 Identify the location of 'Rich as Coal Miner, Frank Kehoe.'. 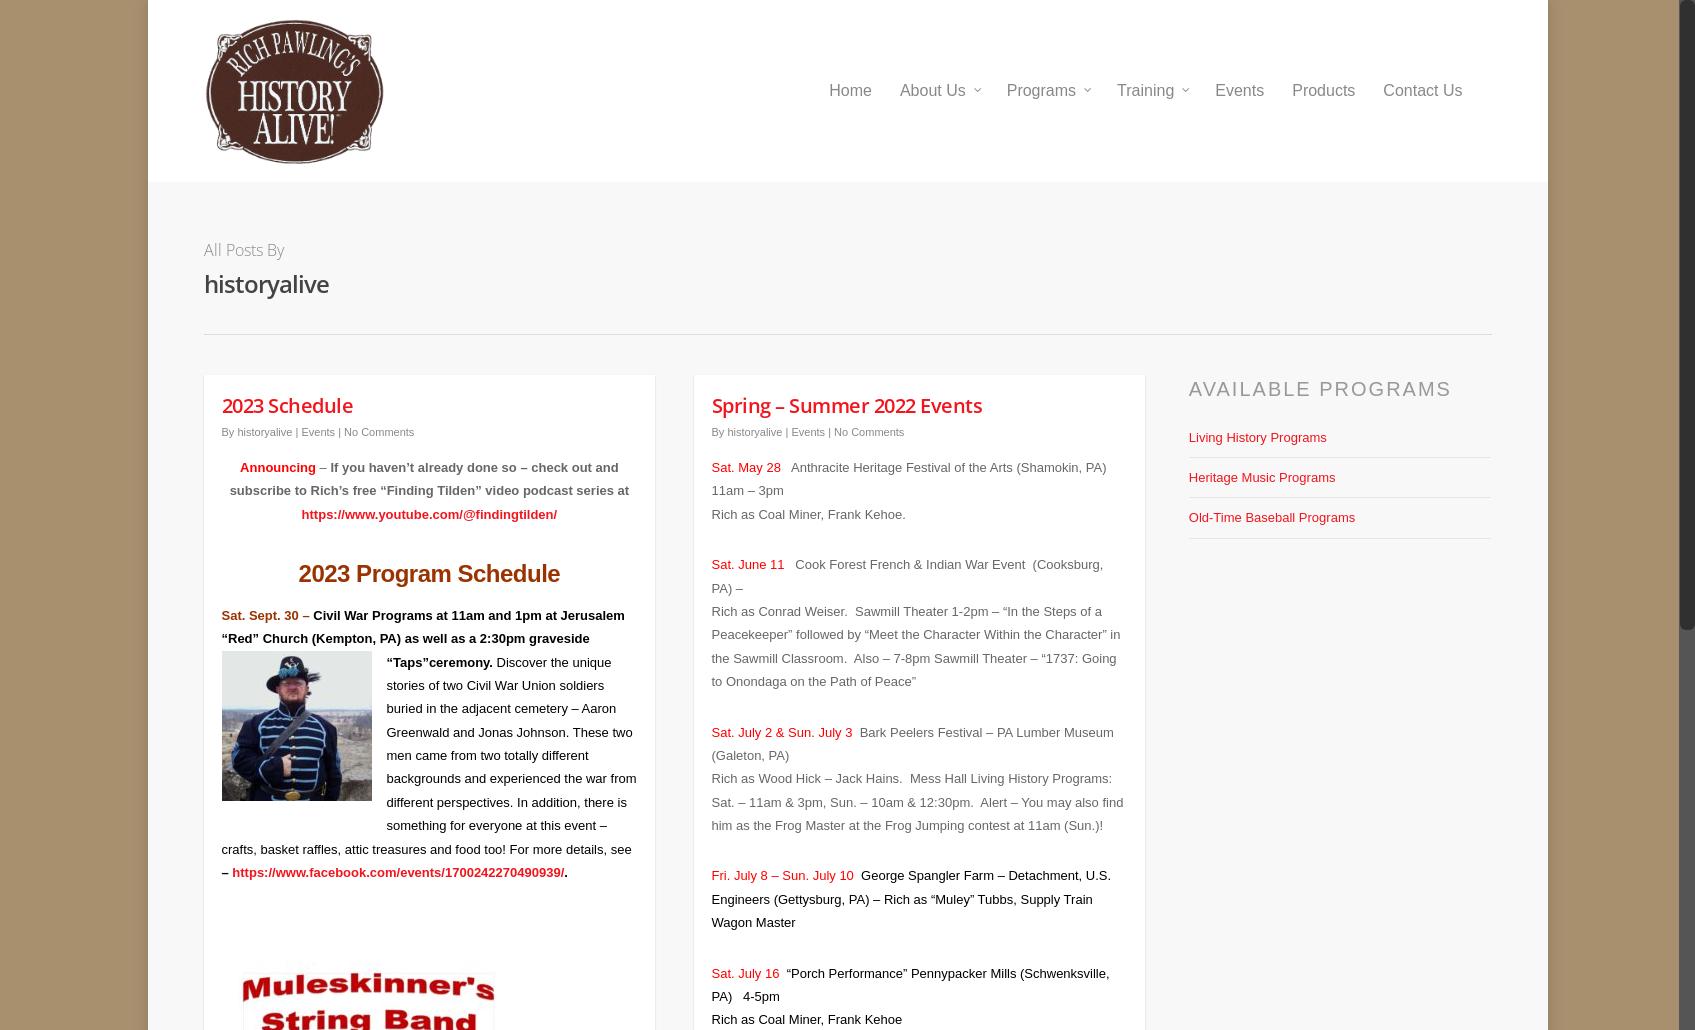
(711, 498).